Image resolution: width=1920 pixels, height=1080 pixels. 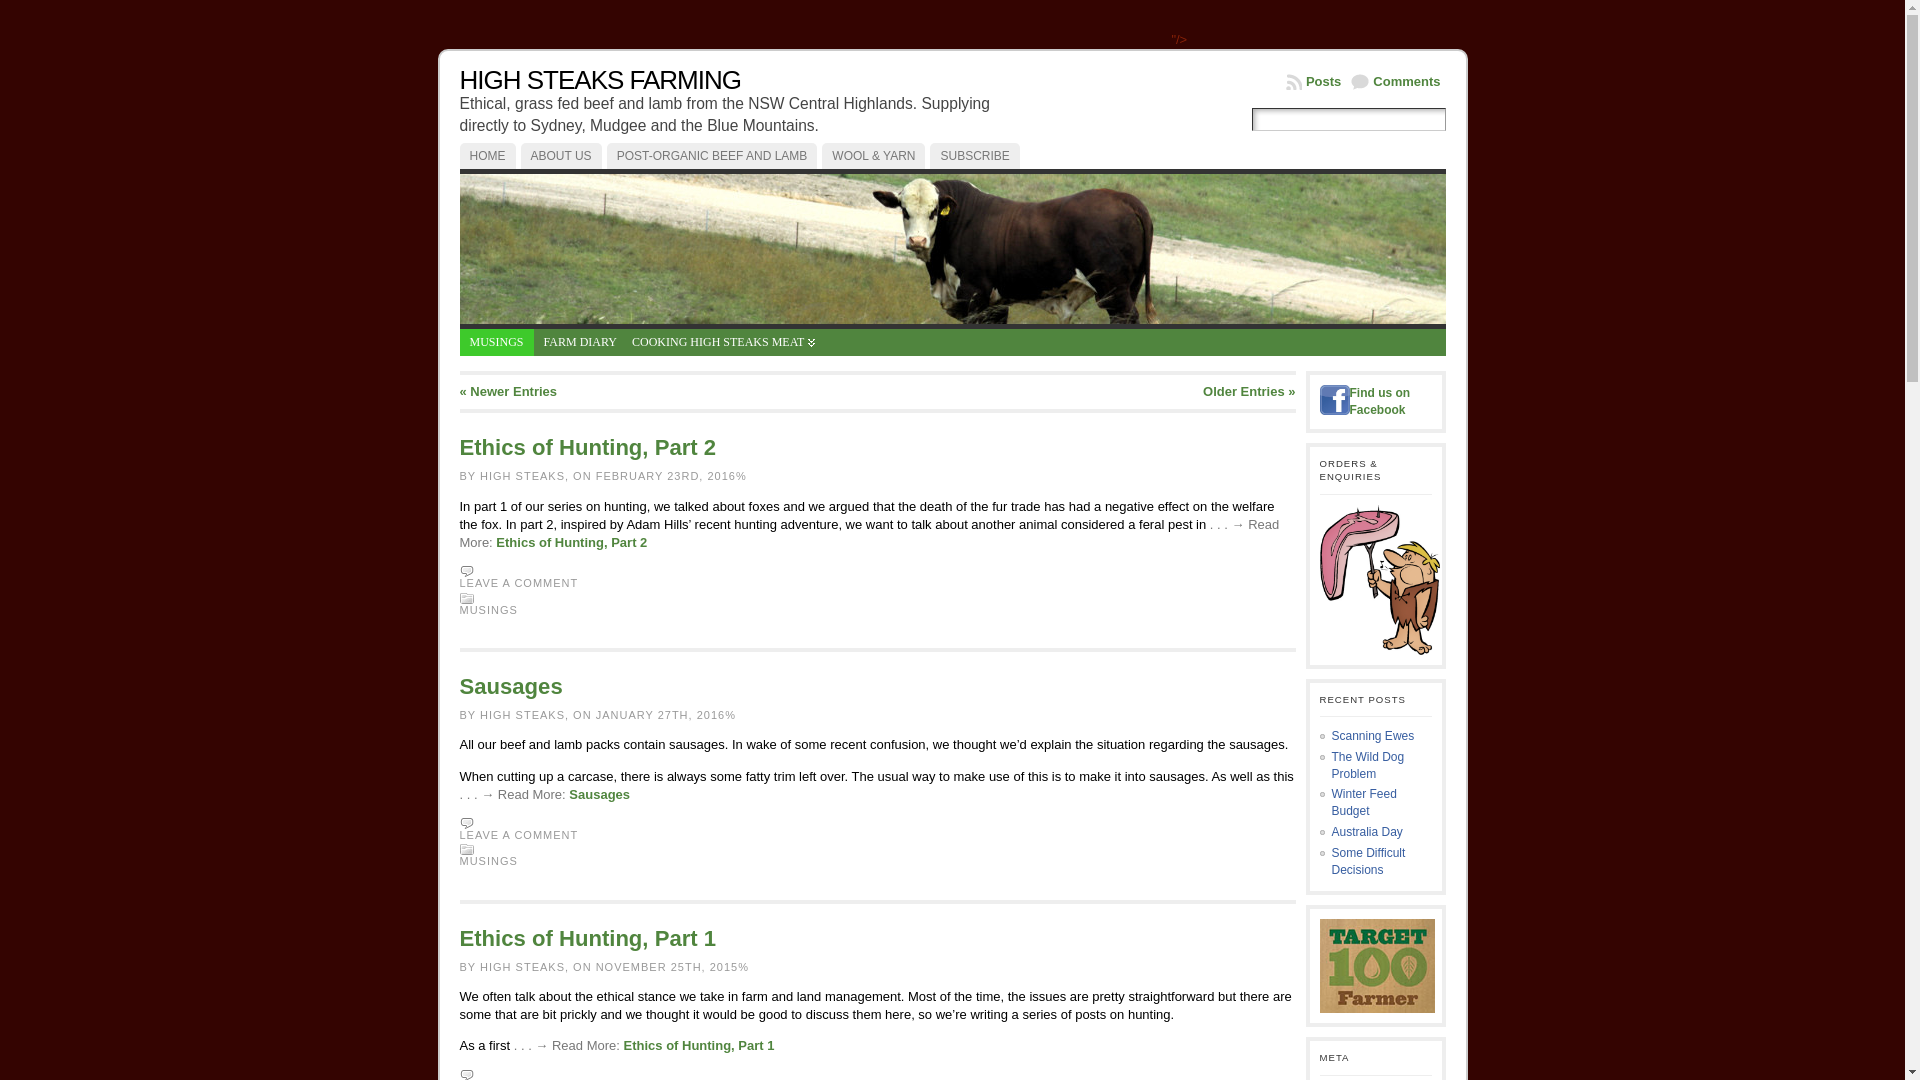 What do you see at coordinates (1372, 736) in the screenshot?
I see `'Scanning Ewes'` at bounding box center [1372, 736].